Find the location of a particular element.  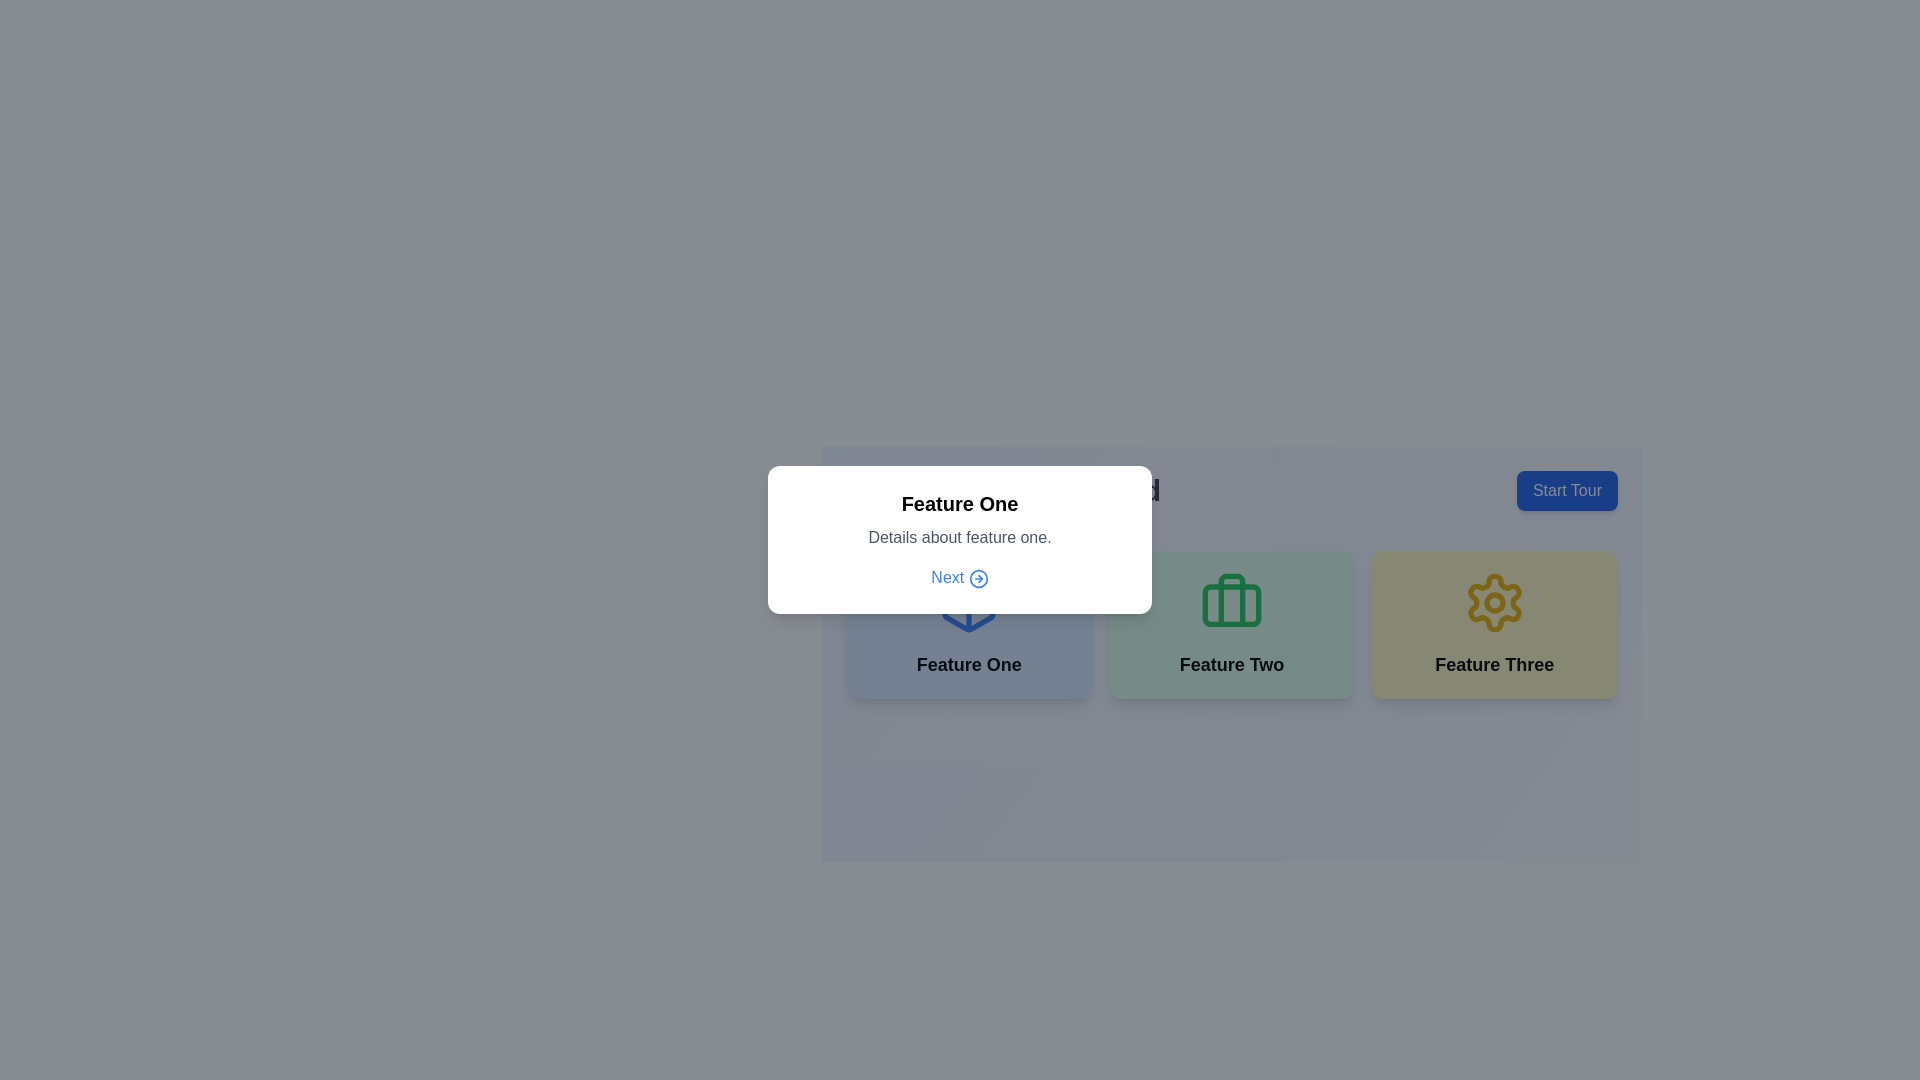

the card representing 'Feature One', which is the first element in a grid layout of three features is located at coordinates (969, 623).